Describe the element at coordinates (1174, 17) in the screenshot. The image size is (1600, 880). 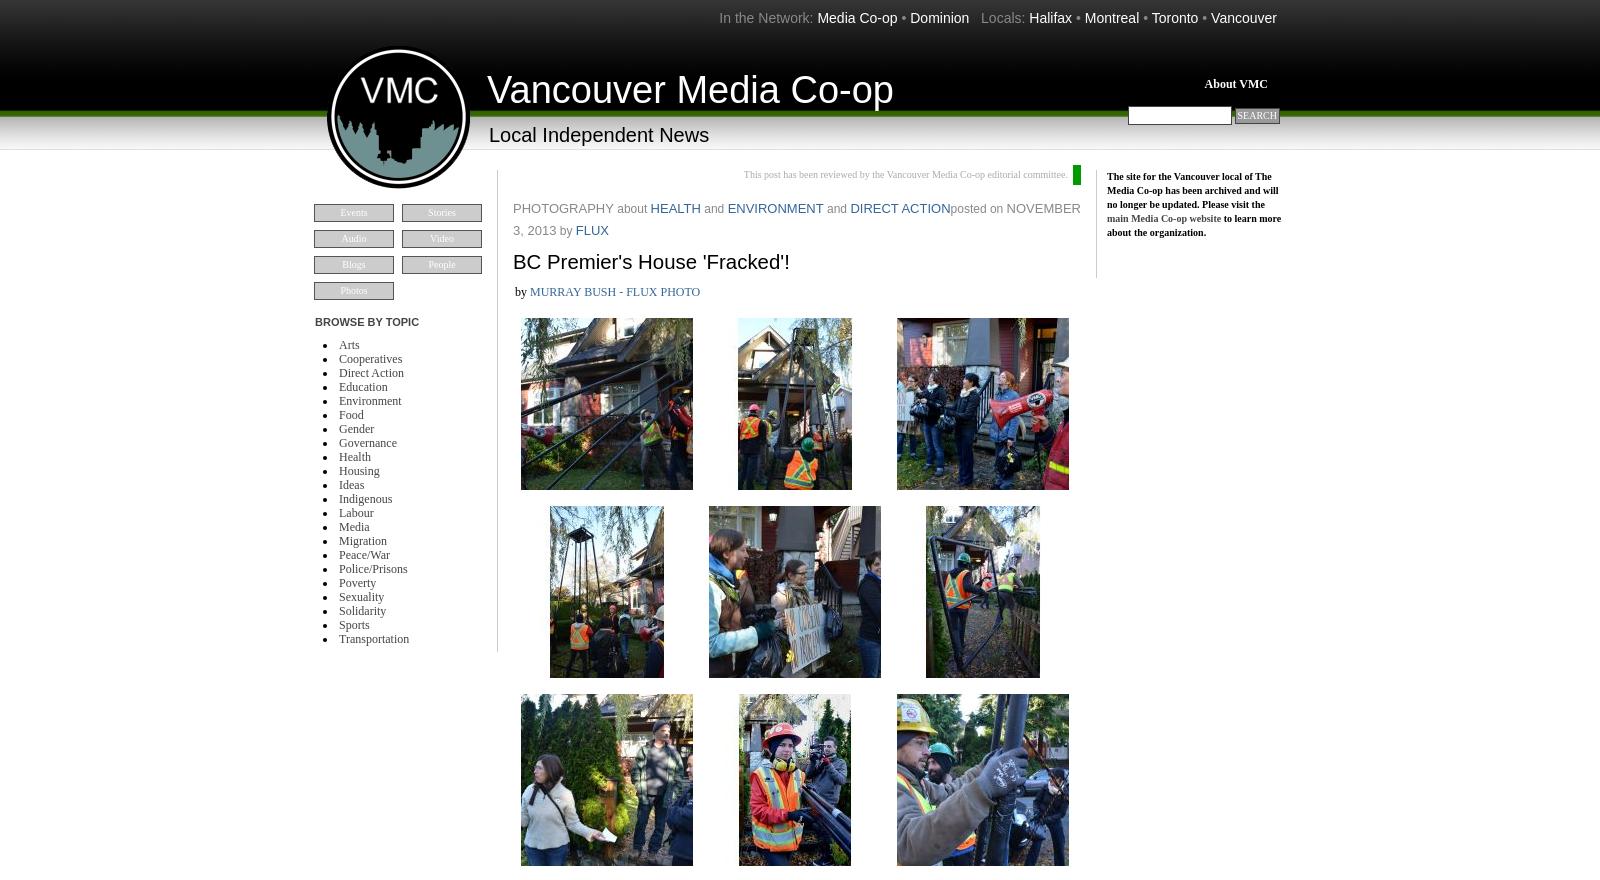
I see `'Toronto'` at that location.